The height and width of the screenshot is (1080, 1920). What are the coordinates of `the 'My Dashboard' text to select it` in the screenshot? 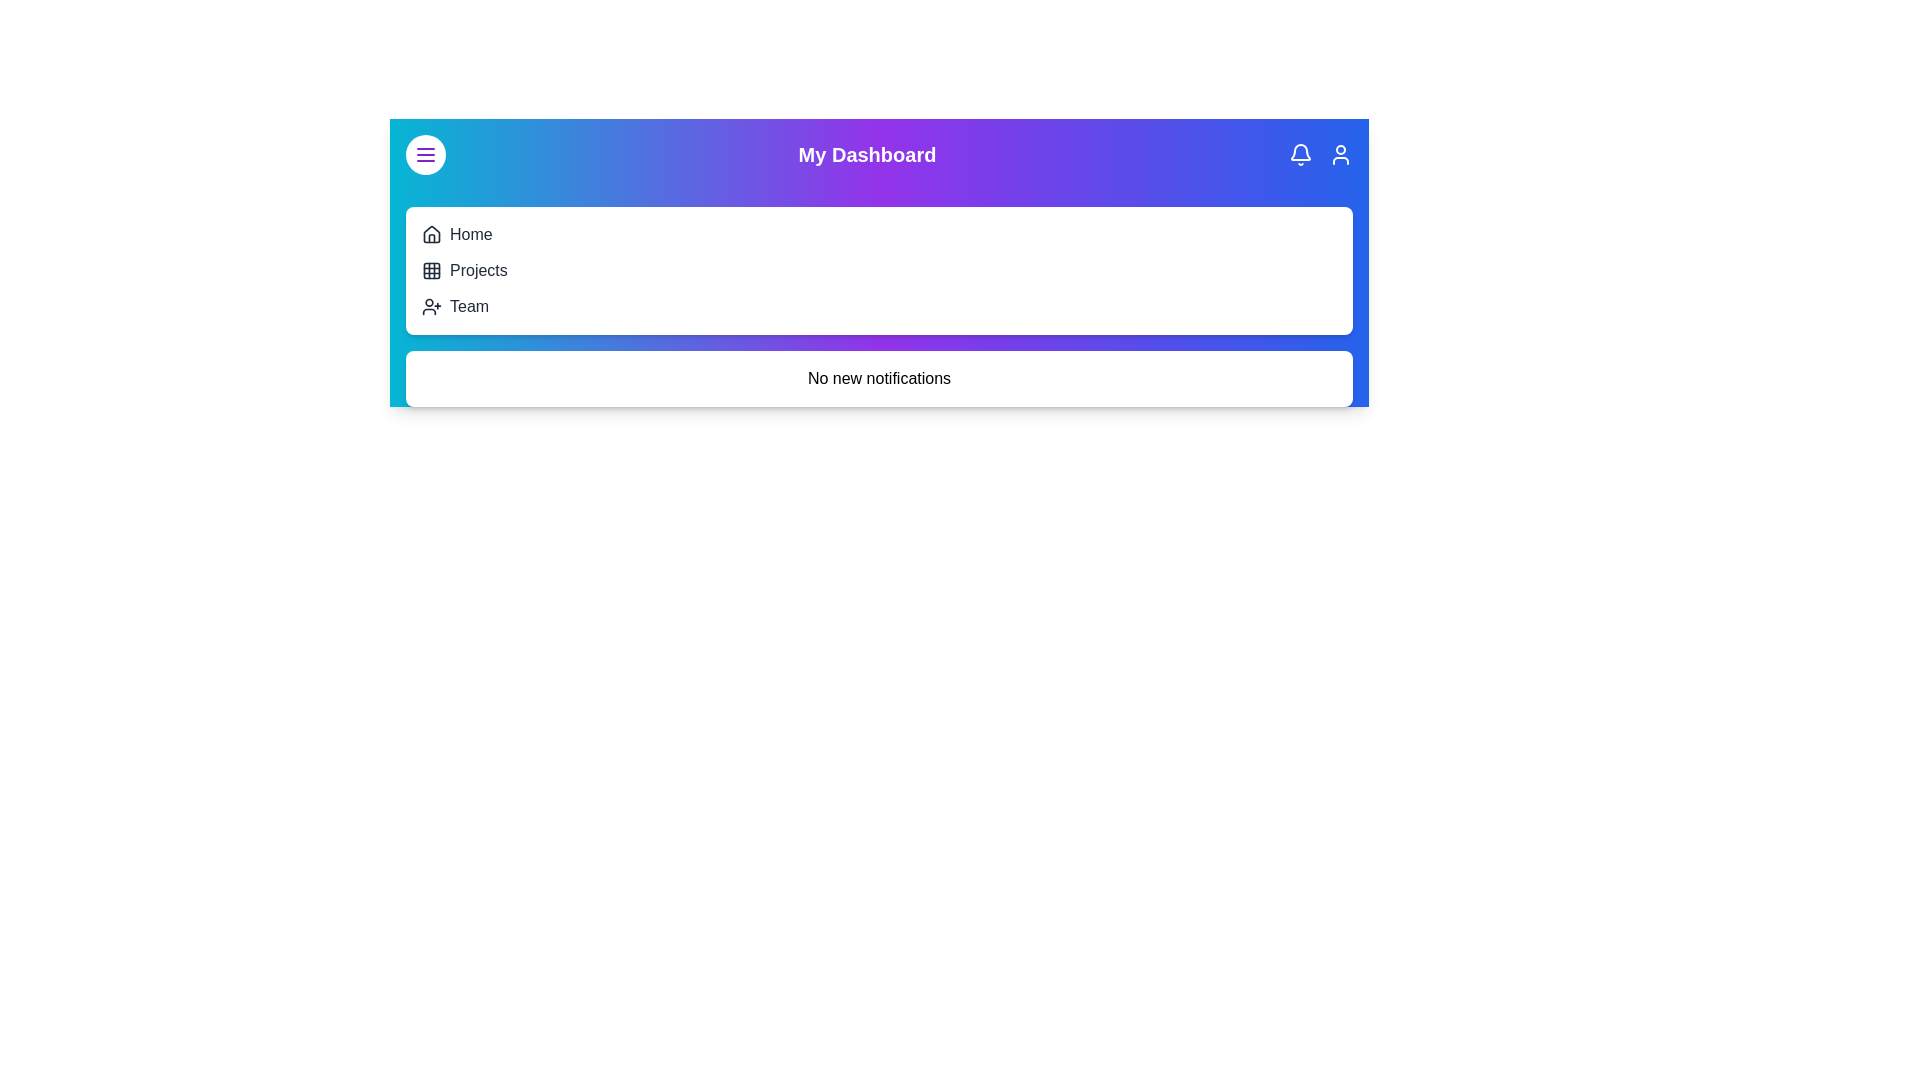 It's located at (867, 153).